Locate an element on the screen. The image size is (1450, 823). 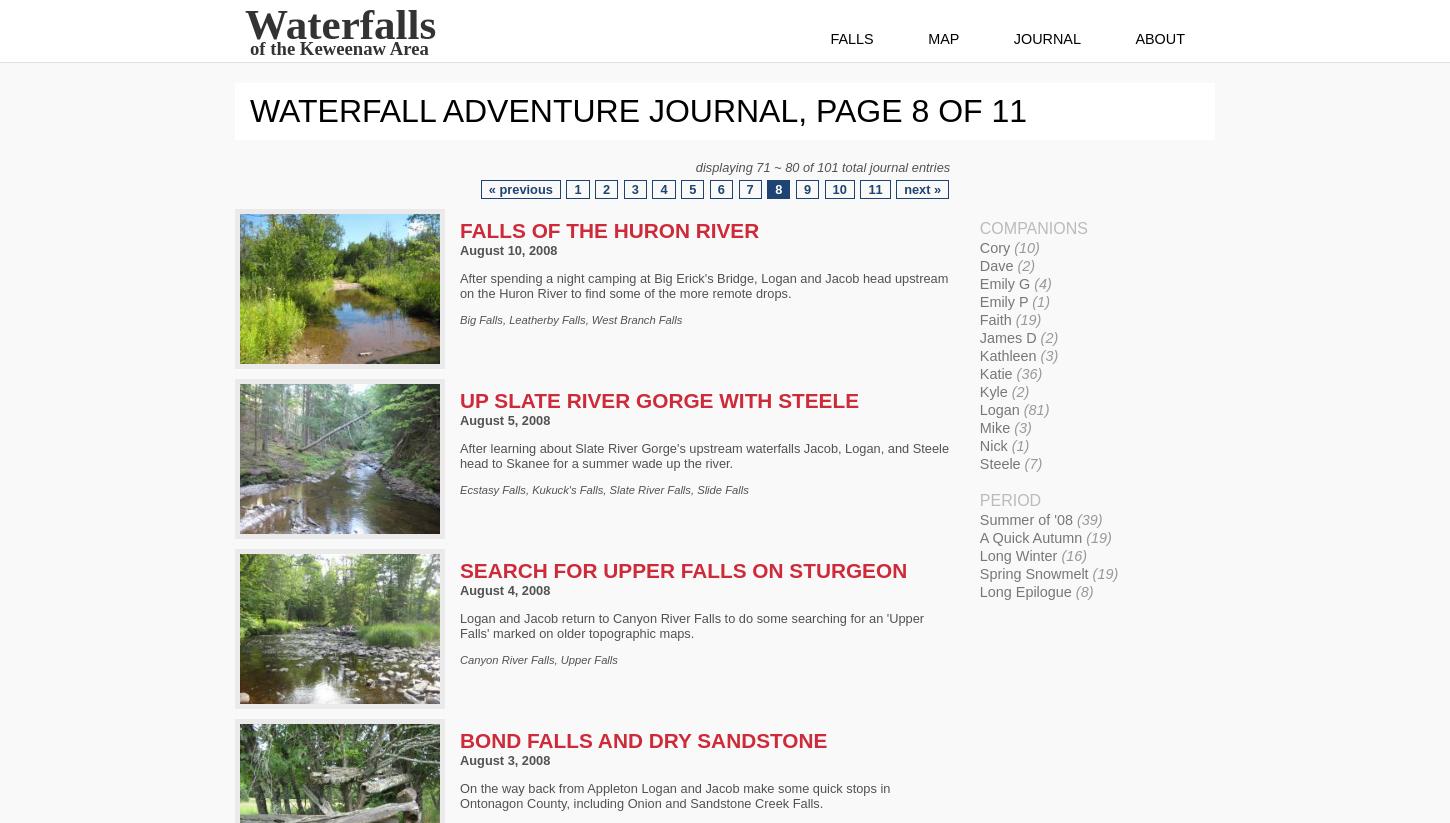
'Spring Snowmelt' is located at coordinates (1035, 573).